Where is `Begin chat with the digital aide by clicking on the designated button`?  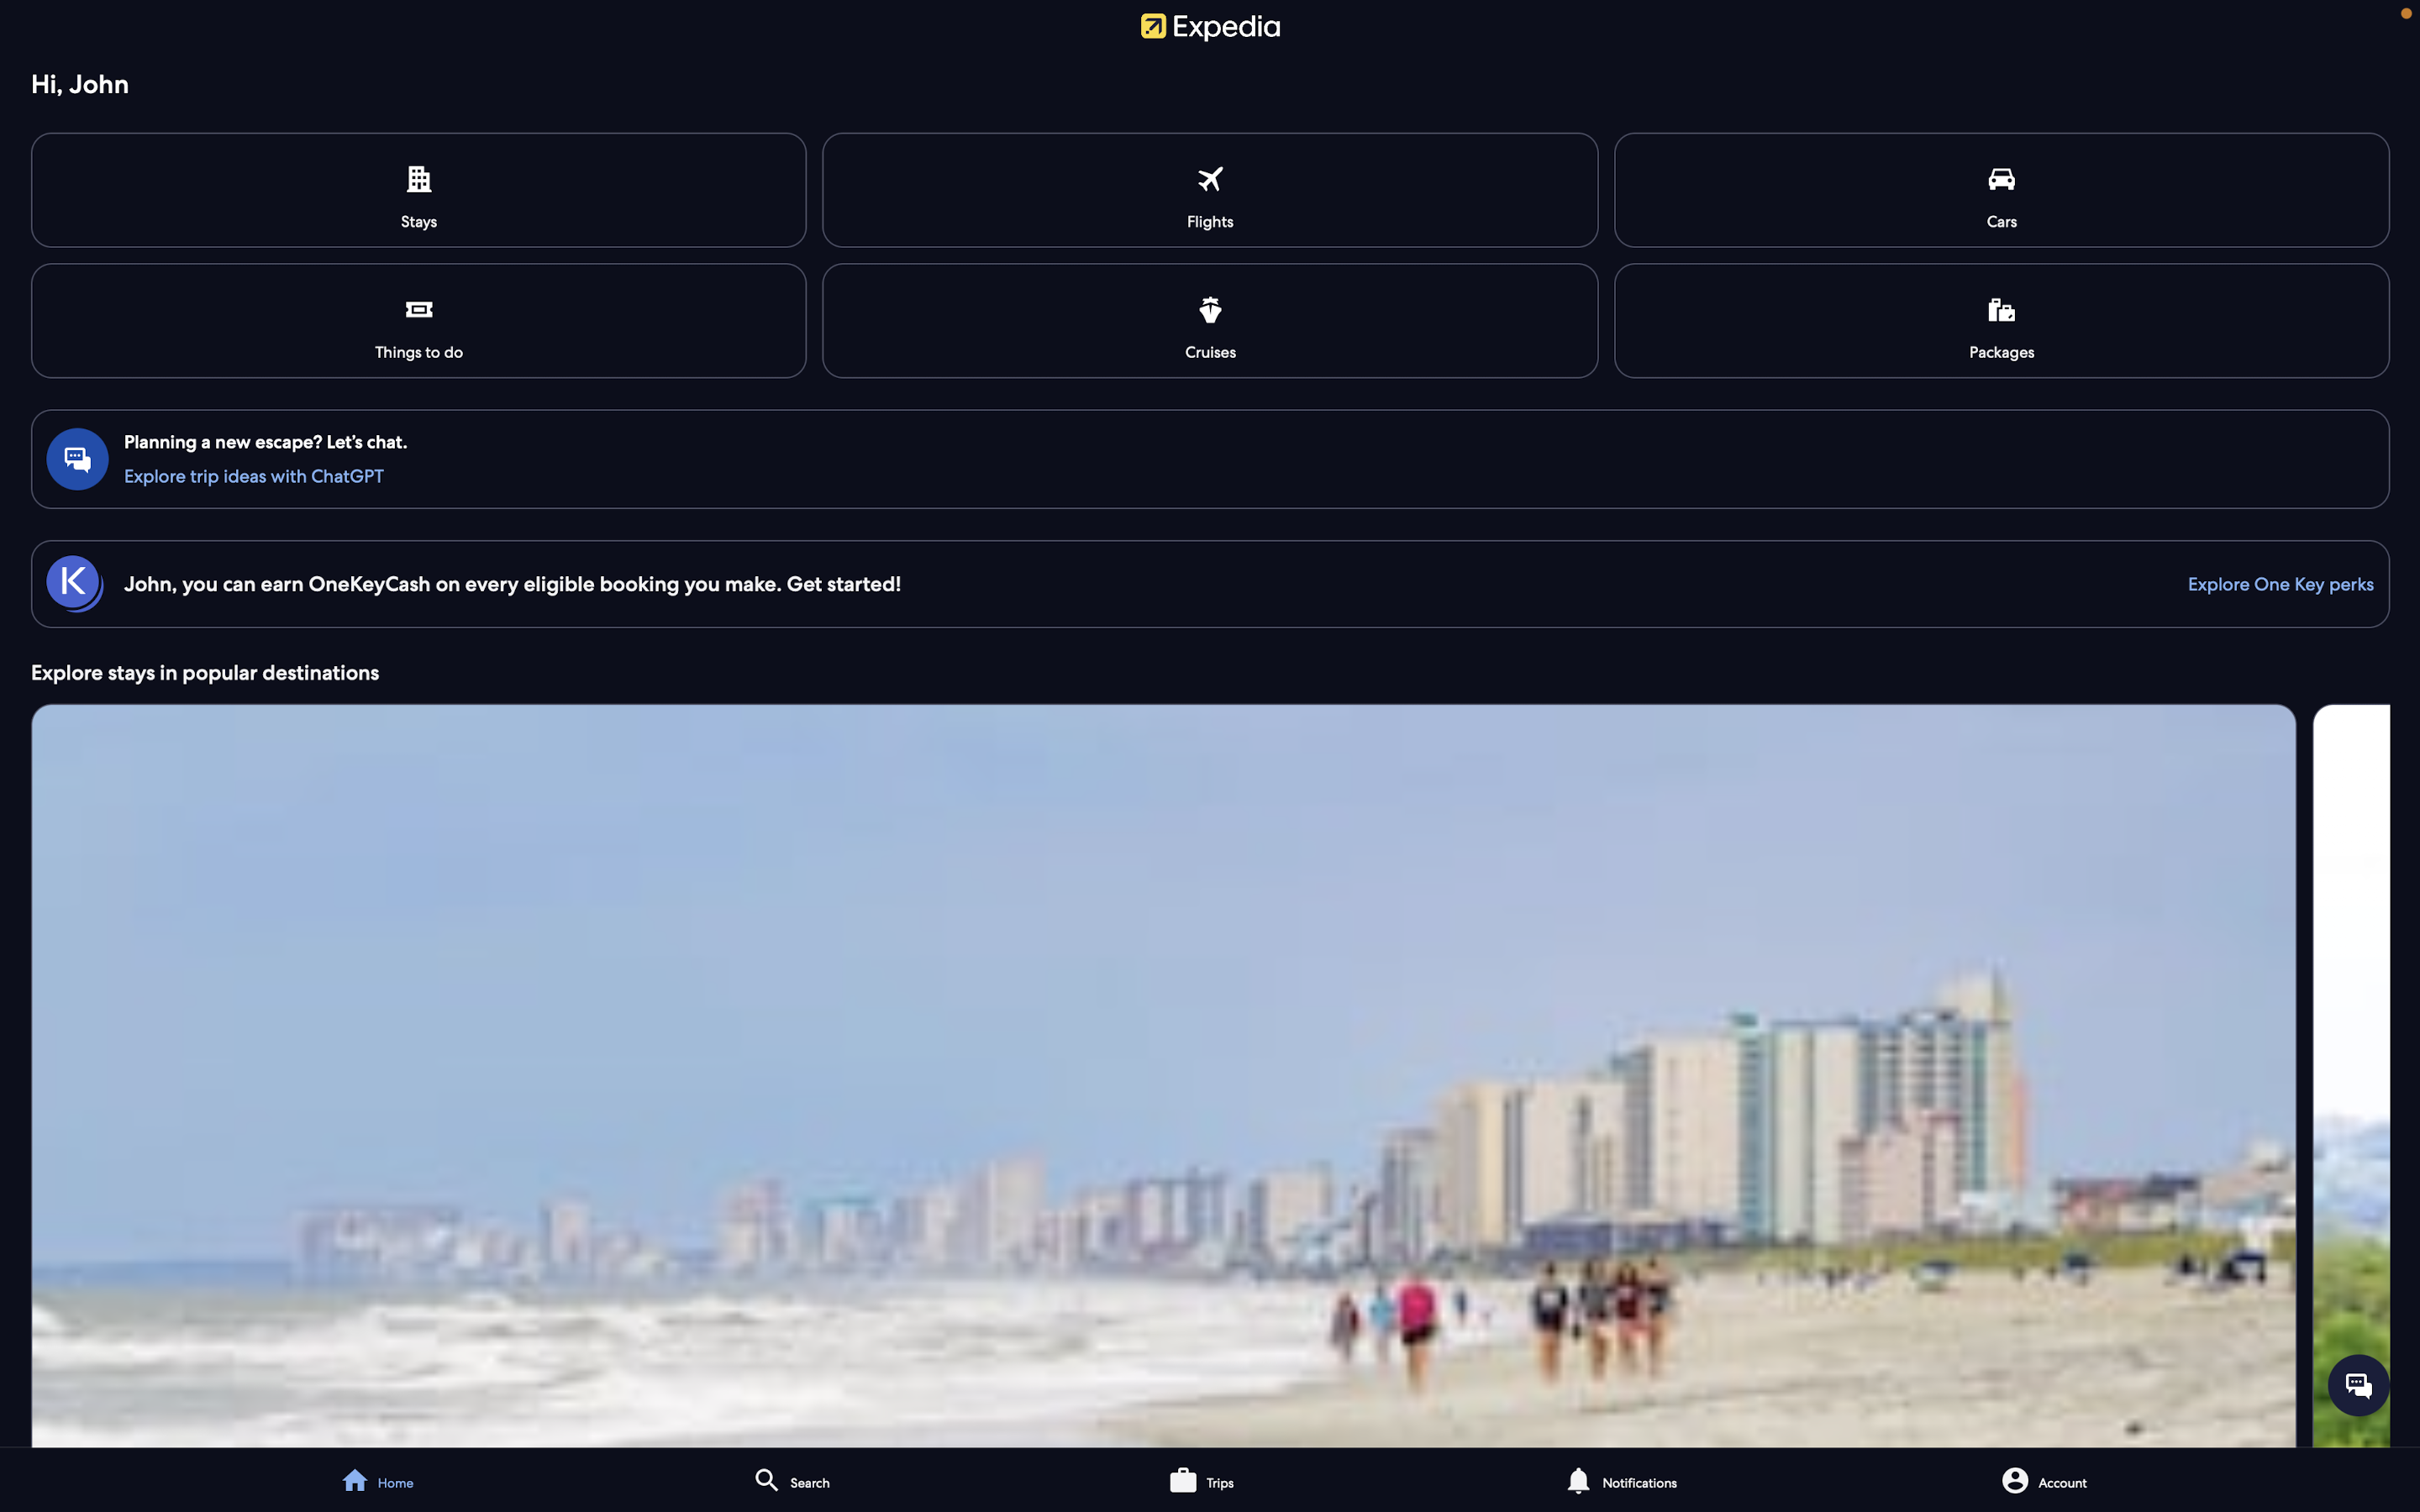 Begin chat with the digital aide by clicking on the designated button is located at coordinates (2358, 1383).